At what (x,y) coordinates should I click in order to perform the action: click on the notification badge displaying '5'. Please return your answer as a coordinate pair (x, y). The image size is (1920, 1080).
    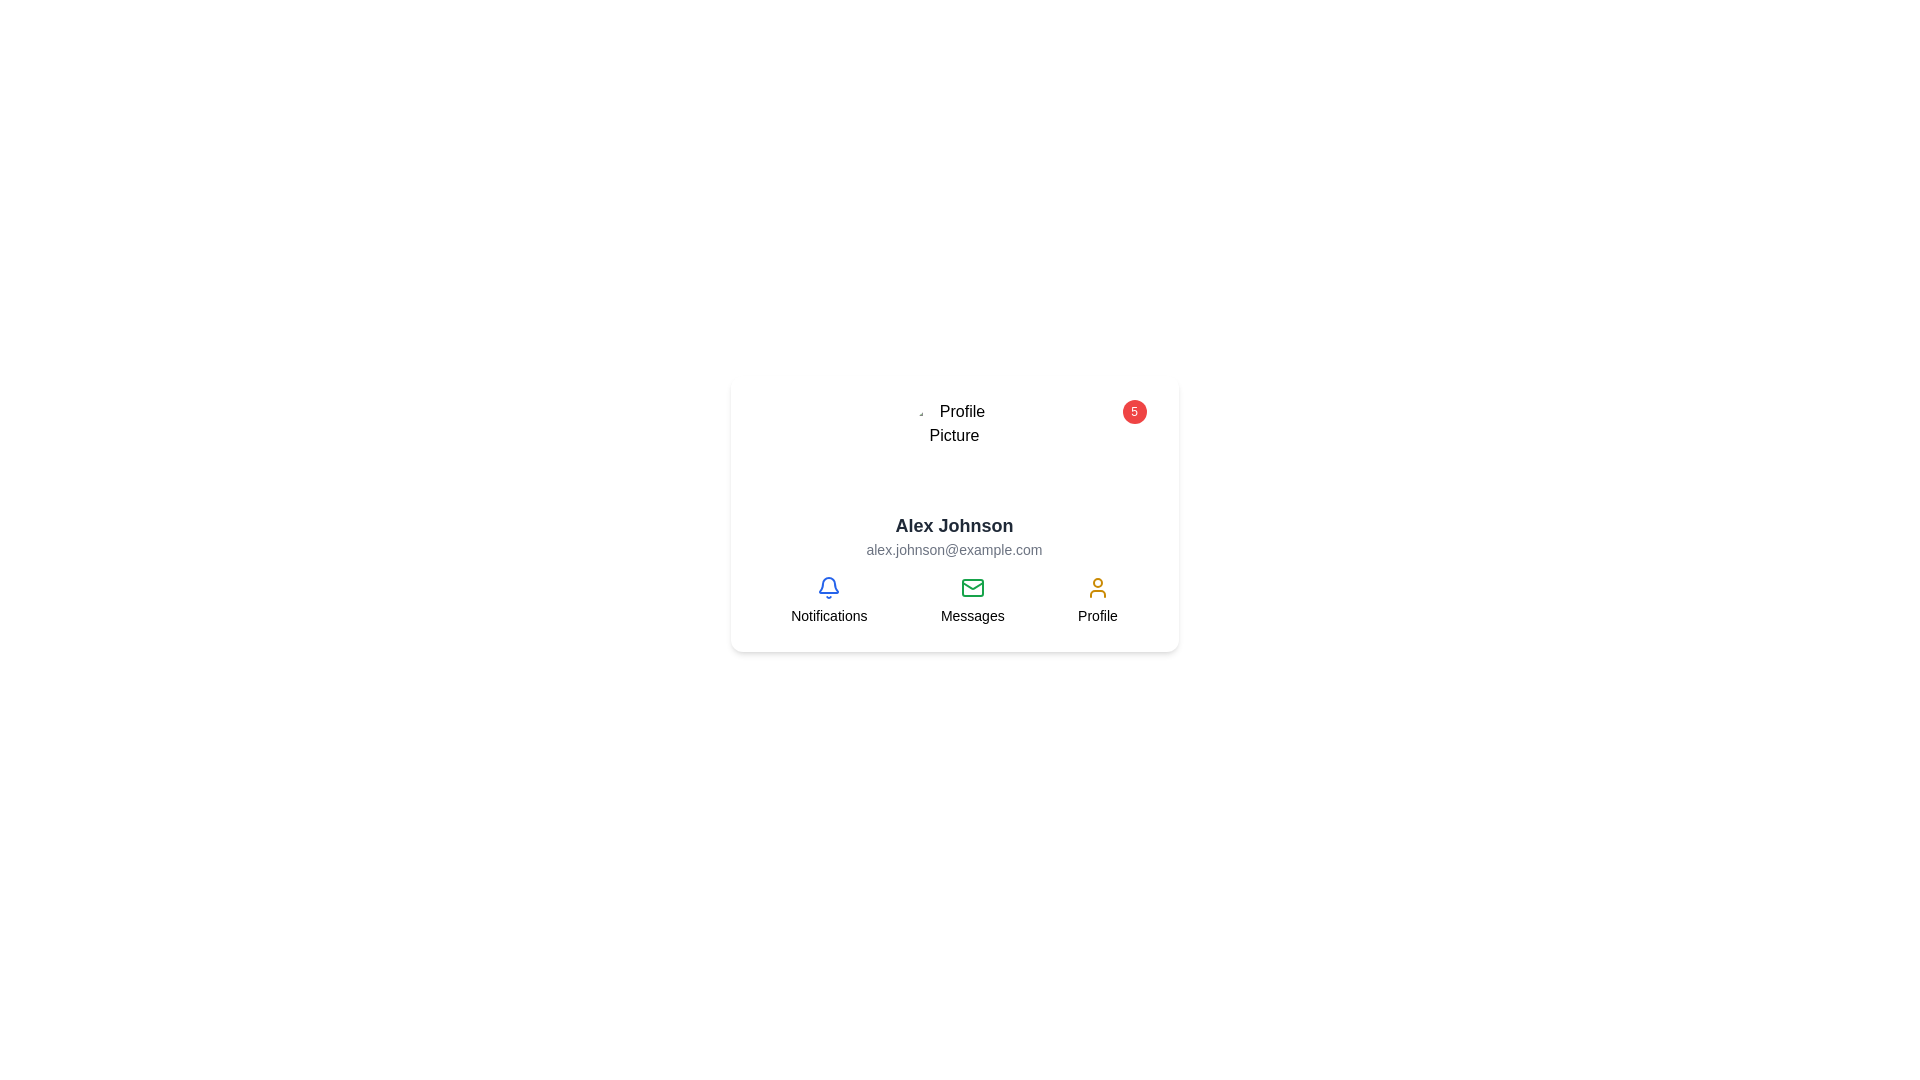
    Looking at the image, I should click on (953, 446).